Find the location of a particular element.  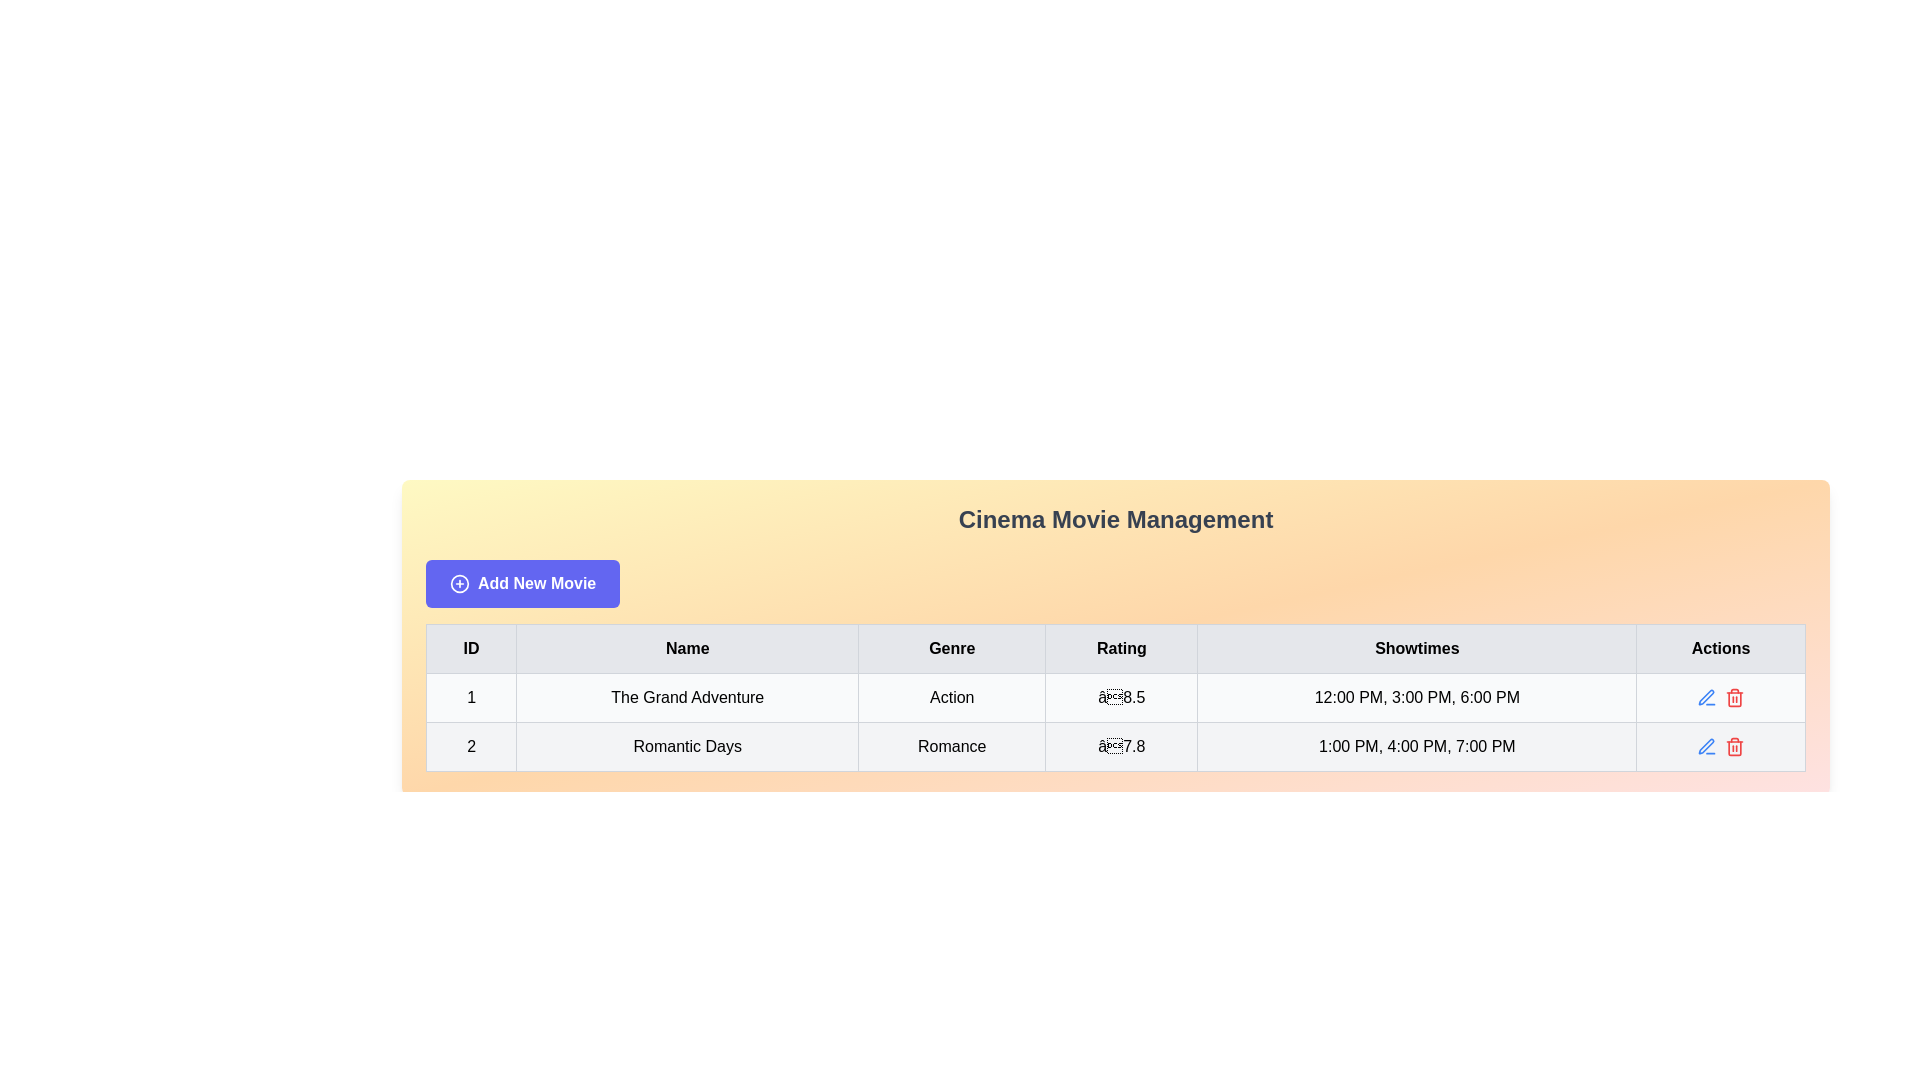

the red trash can icon button located in the 'Actions' column of the second row in the data table is located at coordinates (1734, 697).